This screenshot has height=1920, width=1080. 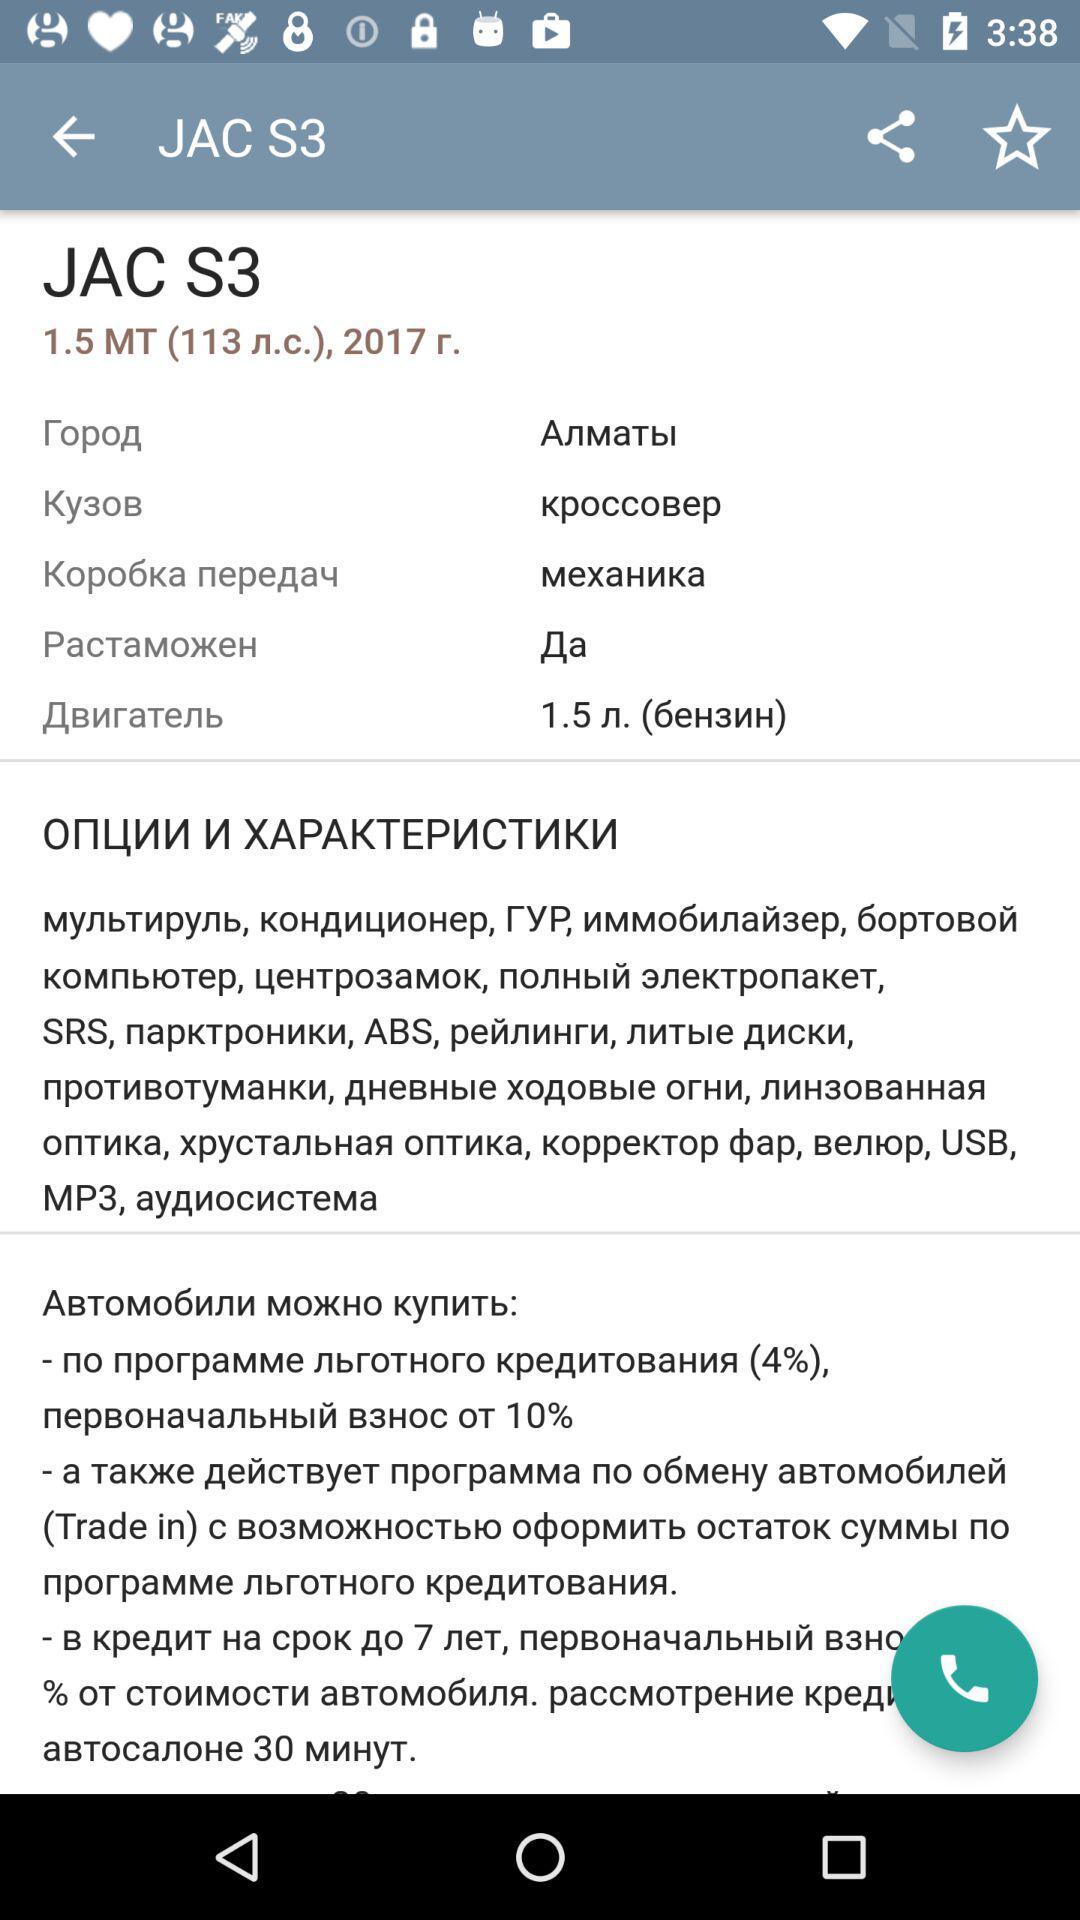 I want to click on app to the right of jac s3 icon, so click(x=890, y=135).